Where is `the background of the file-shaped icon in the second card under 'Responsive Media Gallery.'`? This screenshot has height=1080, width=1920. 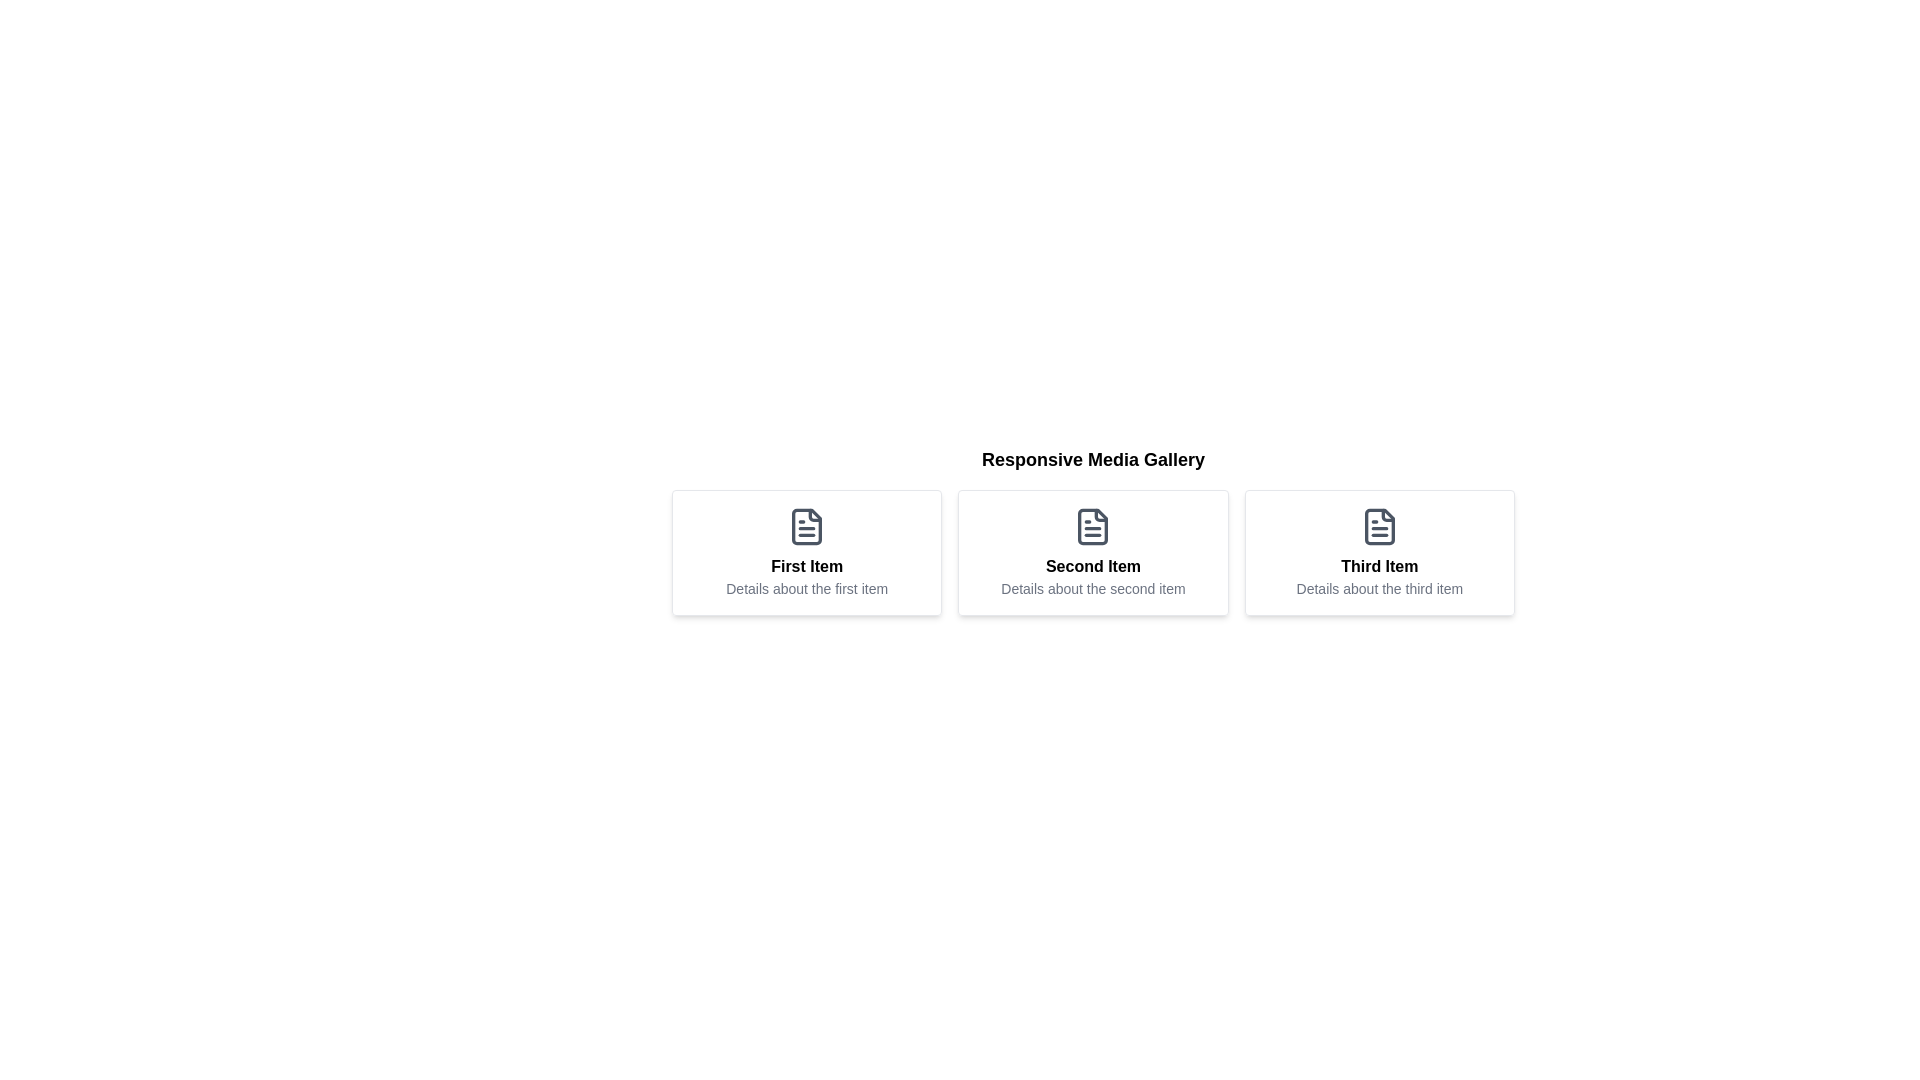
the background of the file-shaped icon in the second card under 'Responsive Media Gallery.' is located at coordinates (1092, 526).